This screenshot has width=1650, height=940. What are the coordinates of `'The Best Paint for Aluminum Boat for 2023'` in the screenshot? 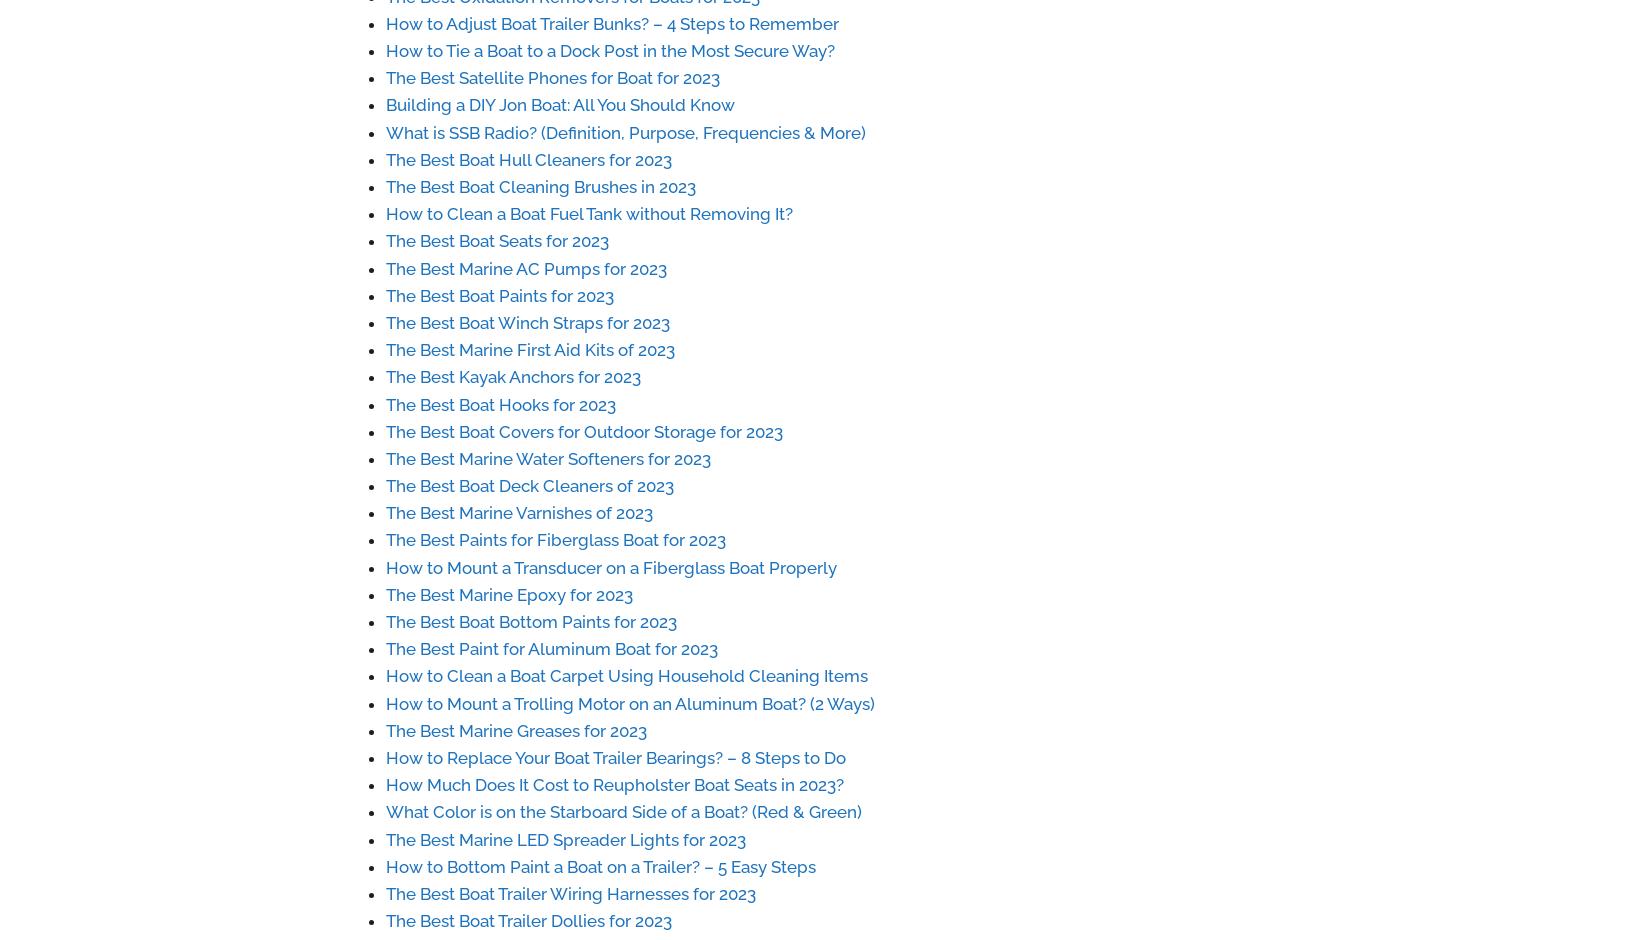 It's located at (550, 648).